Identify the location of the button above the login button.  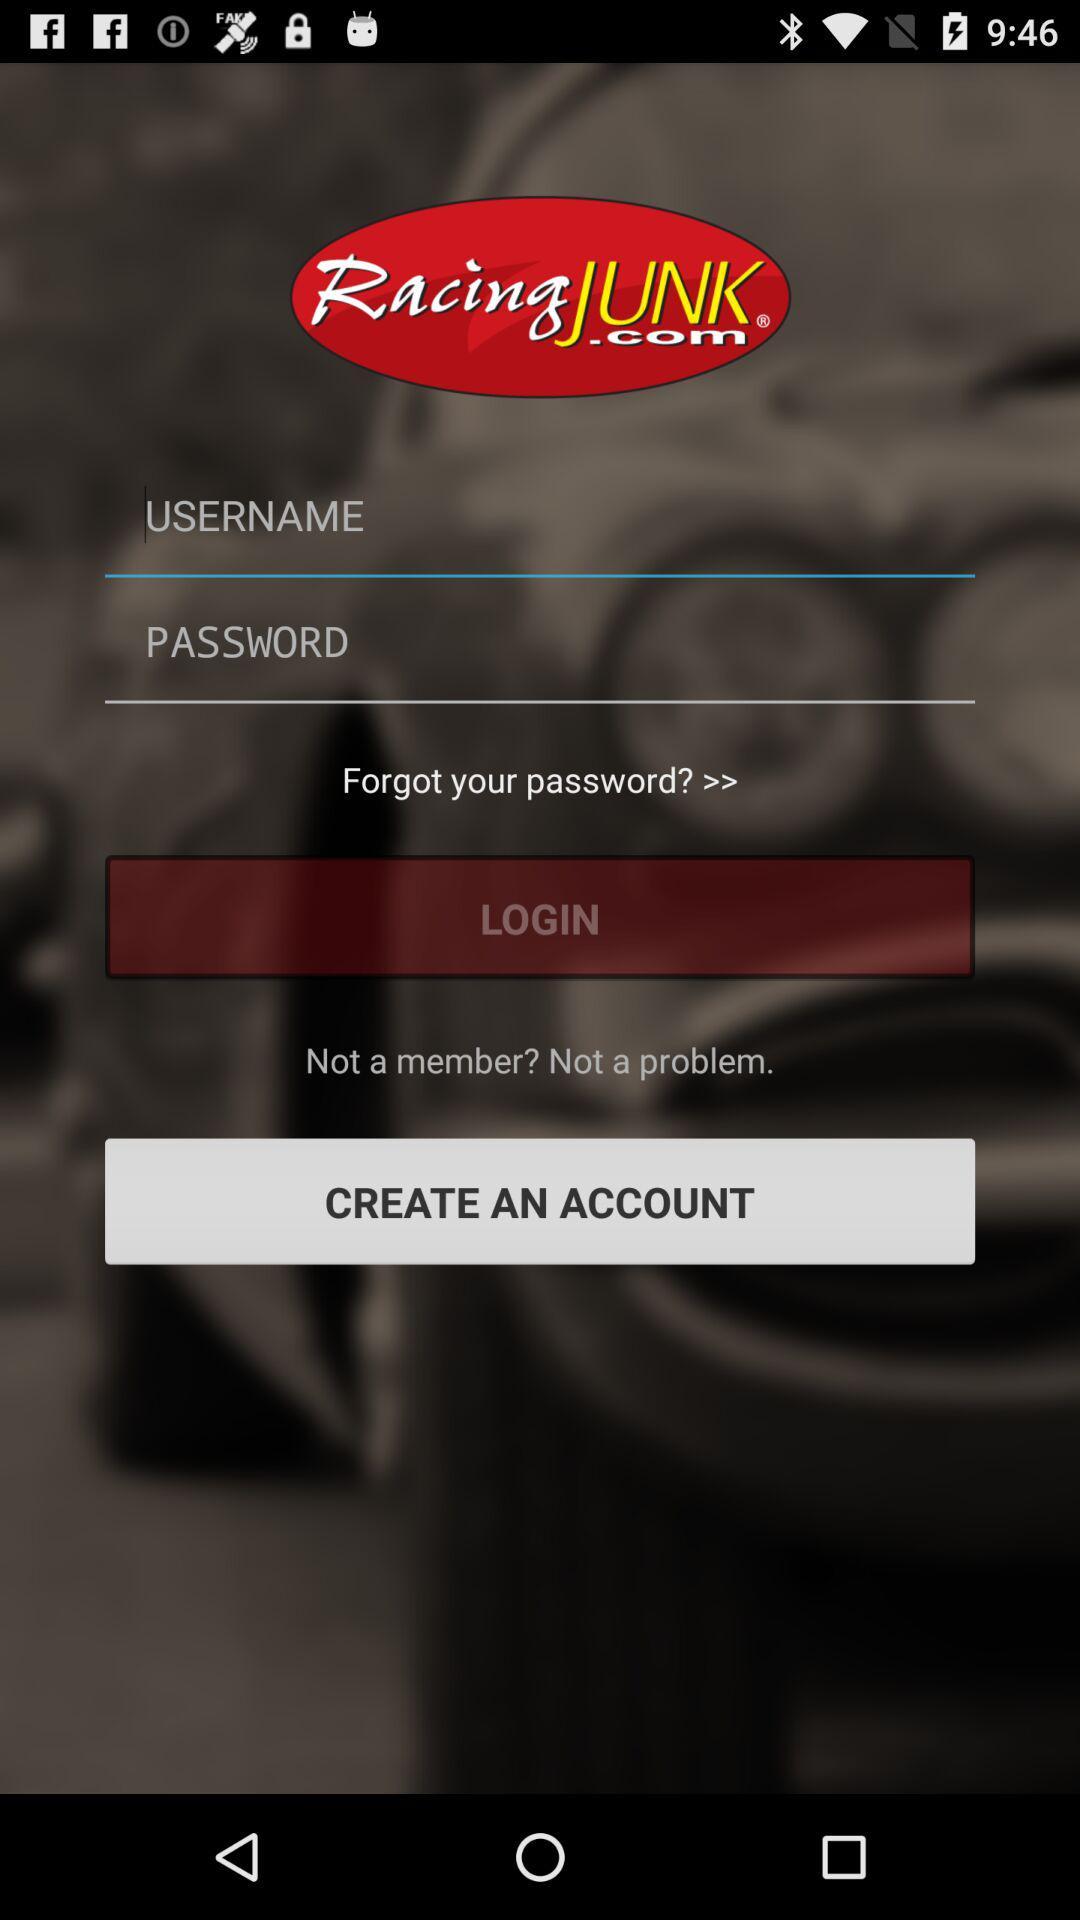
(540, 778).